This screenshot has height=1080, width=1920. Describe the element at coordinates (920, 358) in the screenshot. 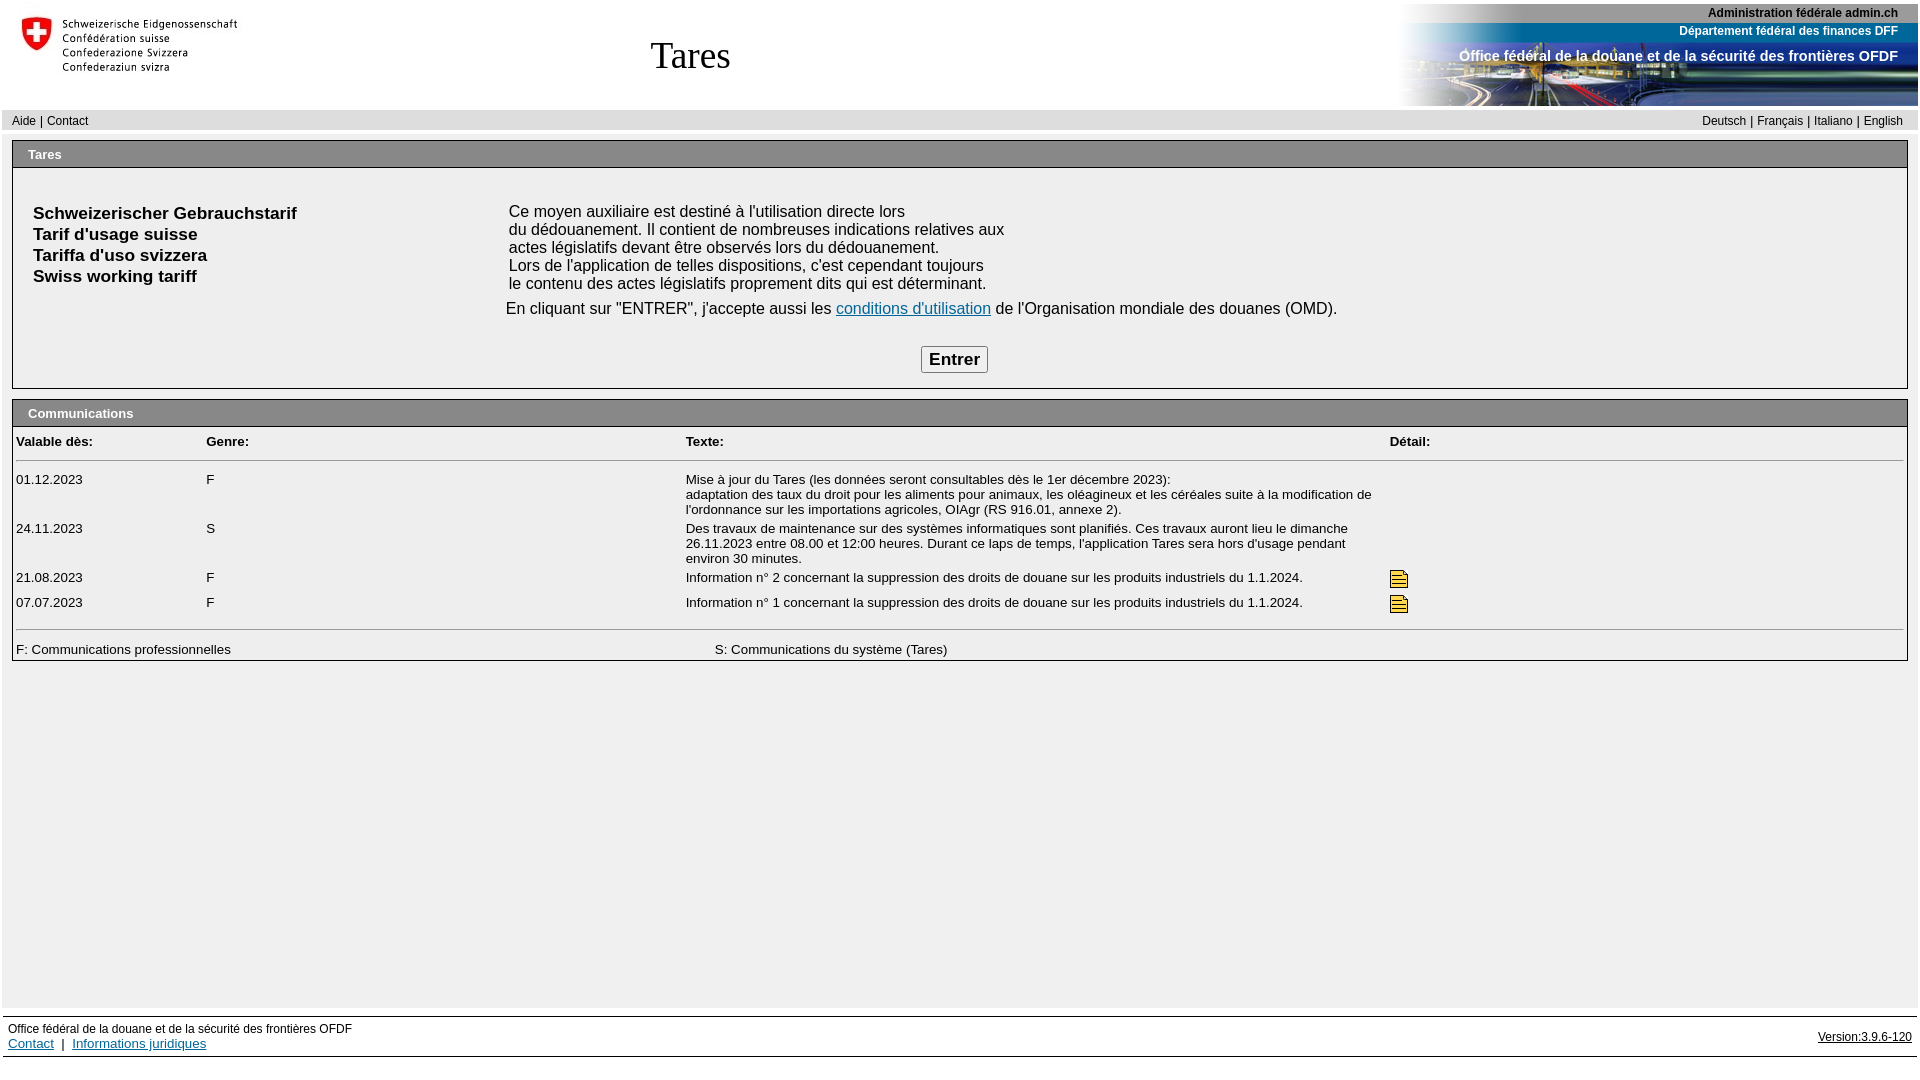

I see `'Entrer'` at that location.